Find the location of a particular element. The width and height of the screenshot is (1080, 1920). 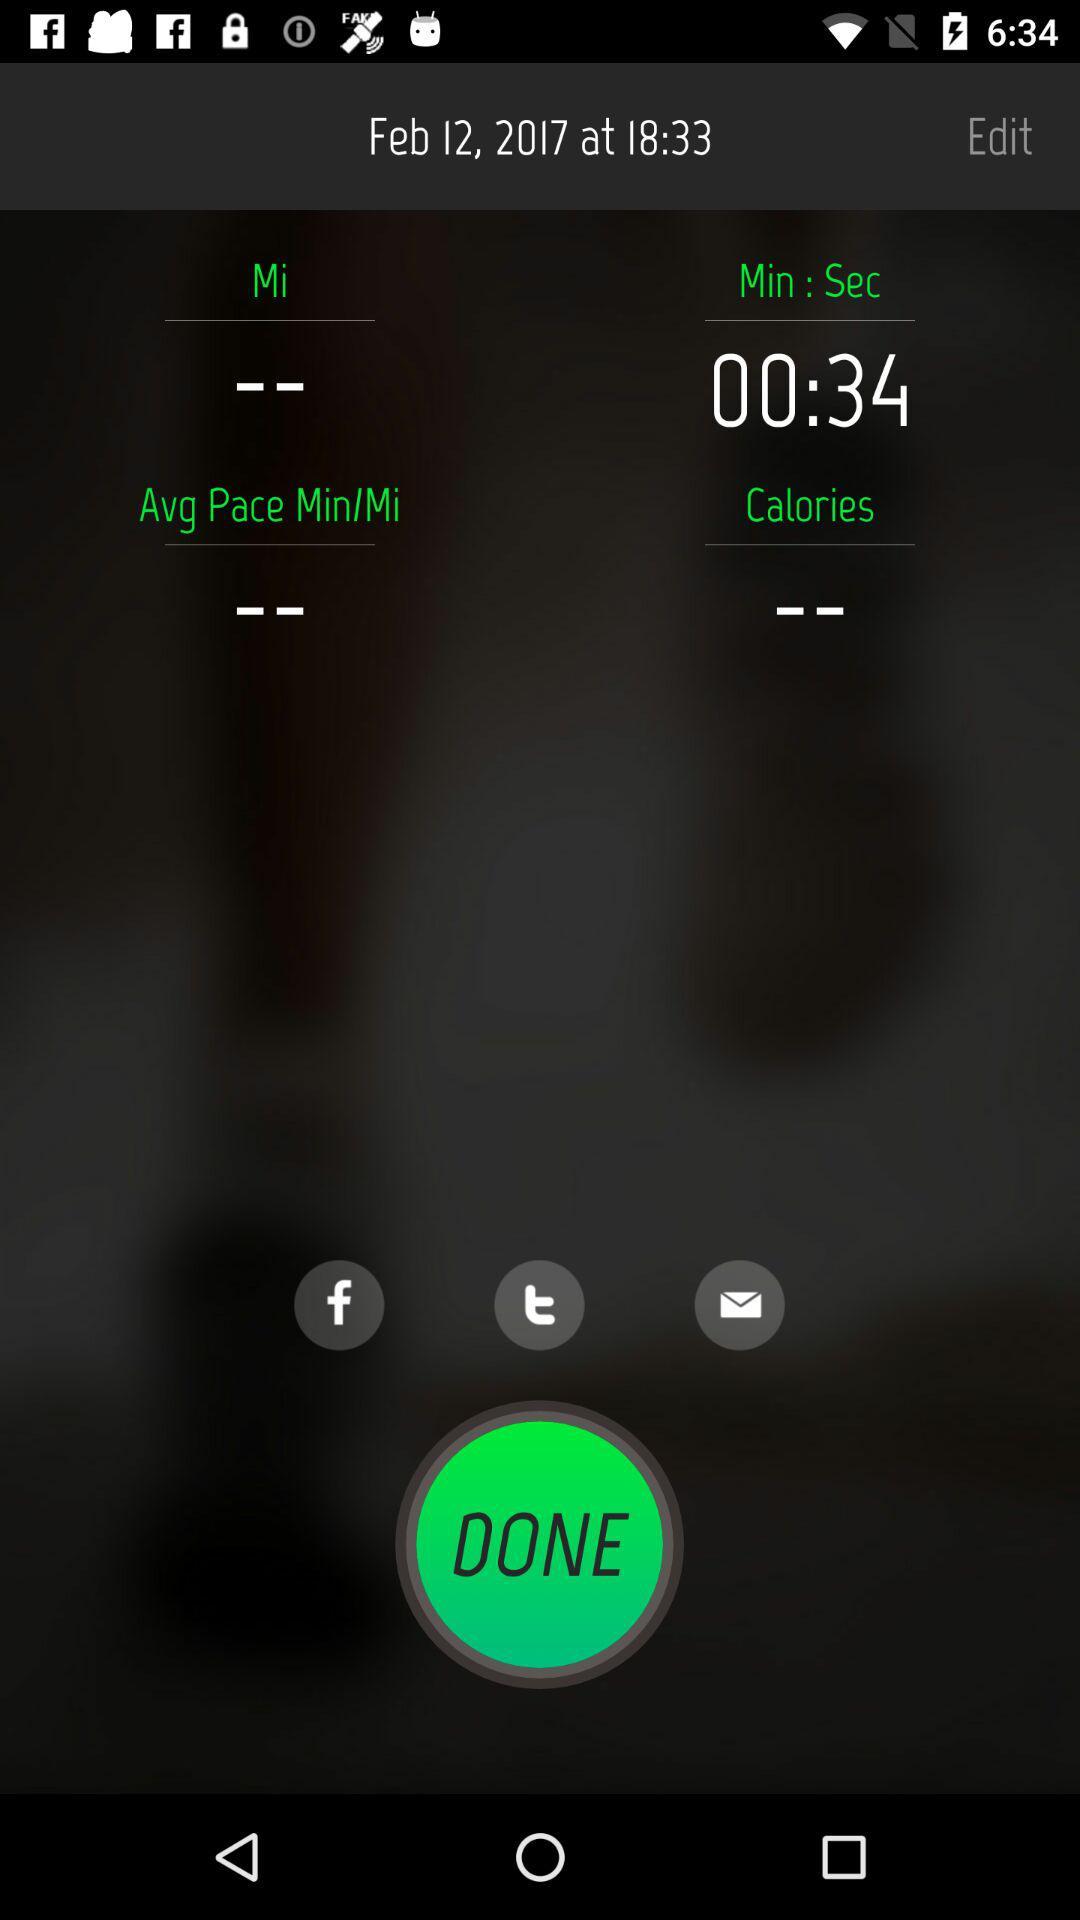

the facebook icon is located at coordinates (338, 1305).